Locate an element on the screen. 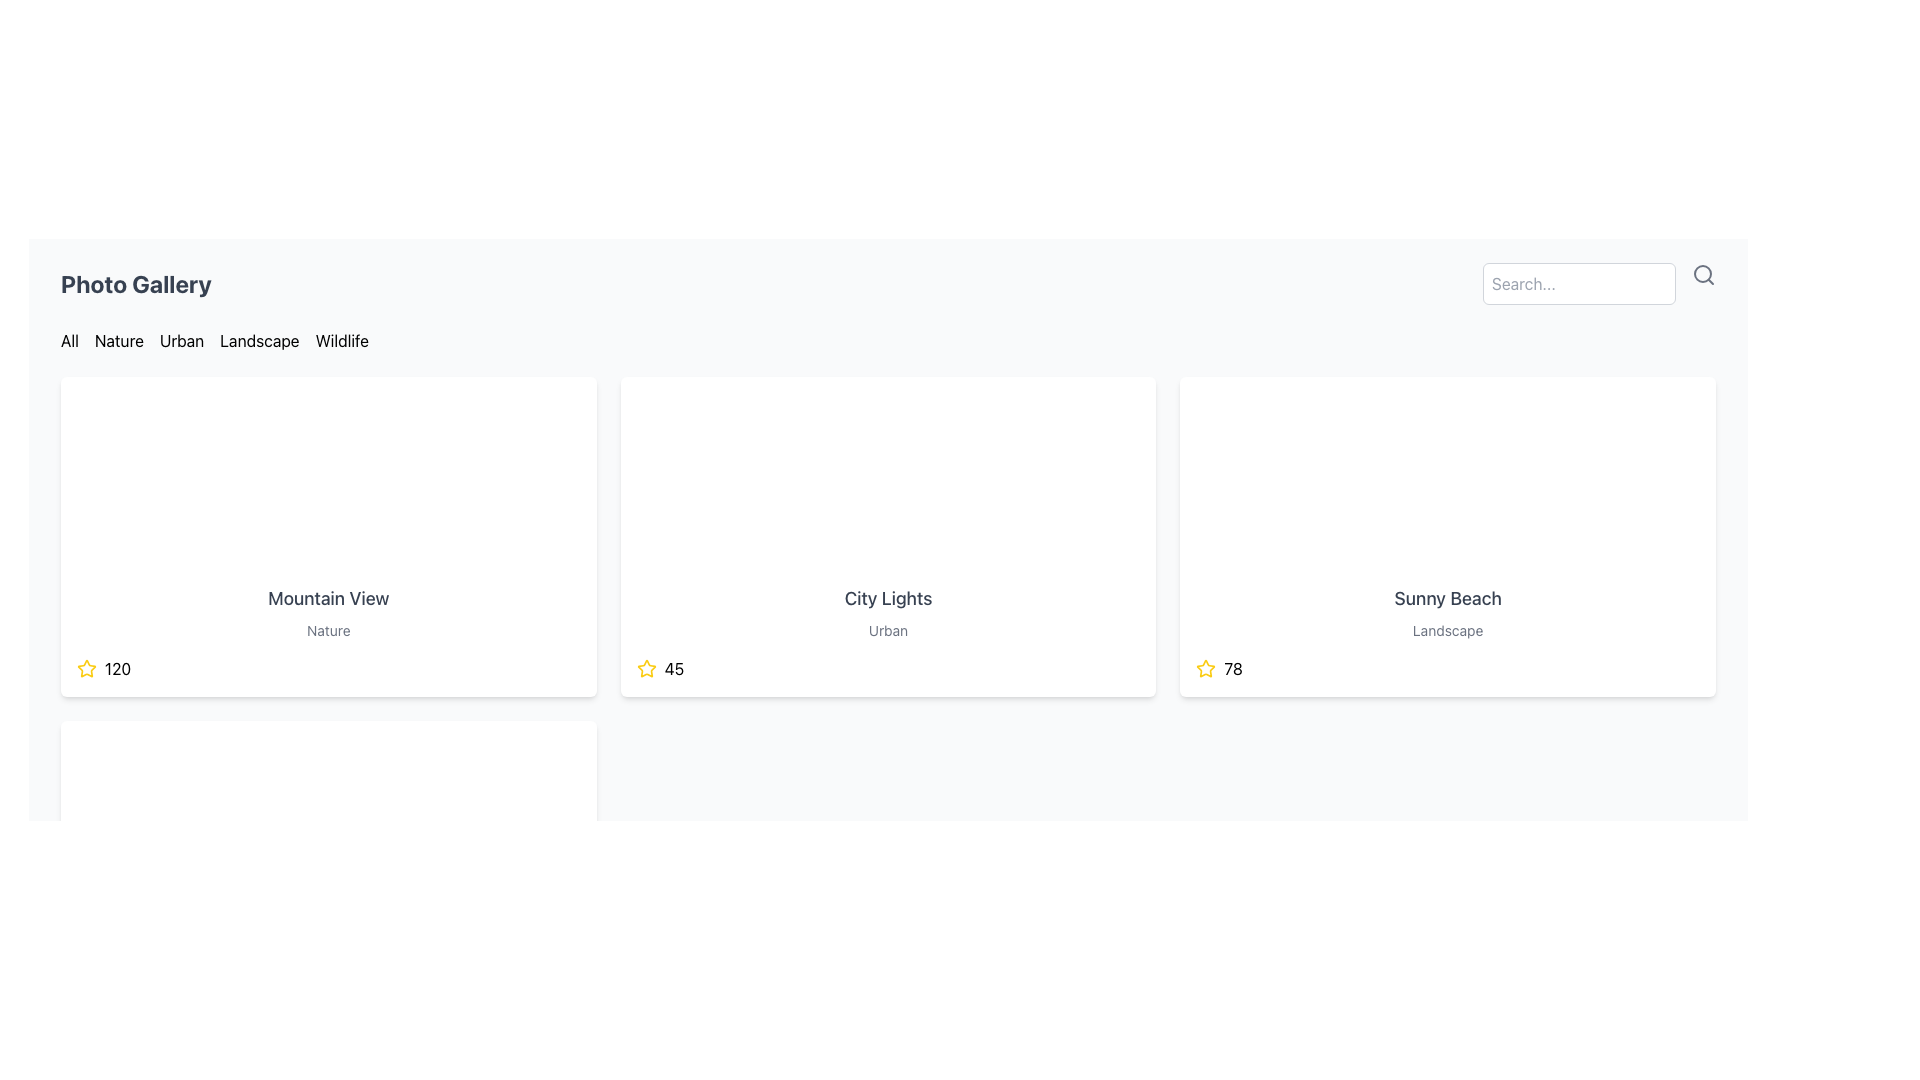  the fourth clickable label in the filter options for 'Landscape' located below the 'Photo Gallery' header is located at coordinates (258, 339).